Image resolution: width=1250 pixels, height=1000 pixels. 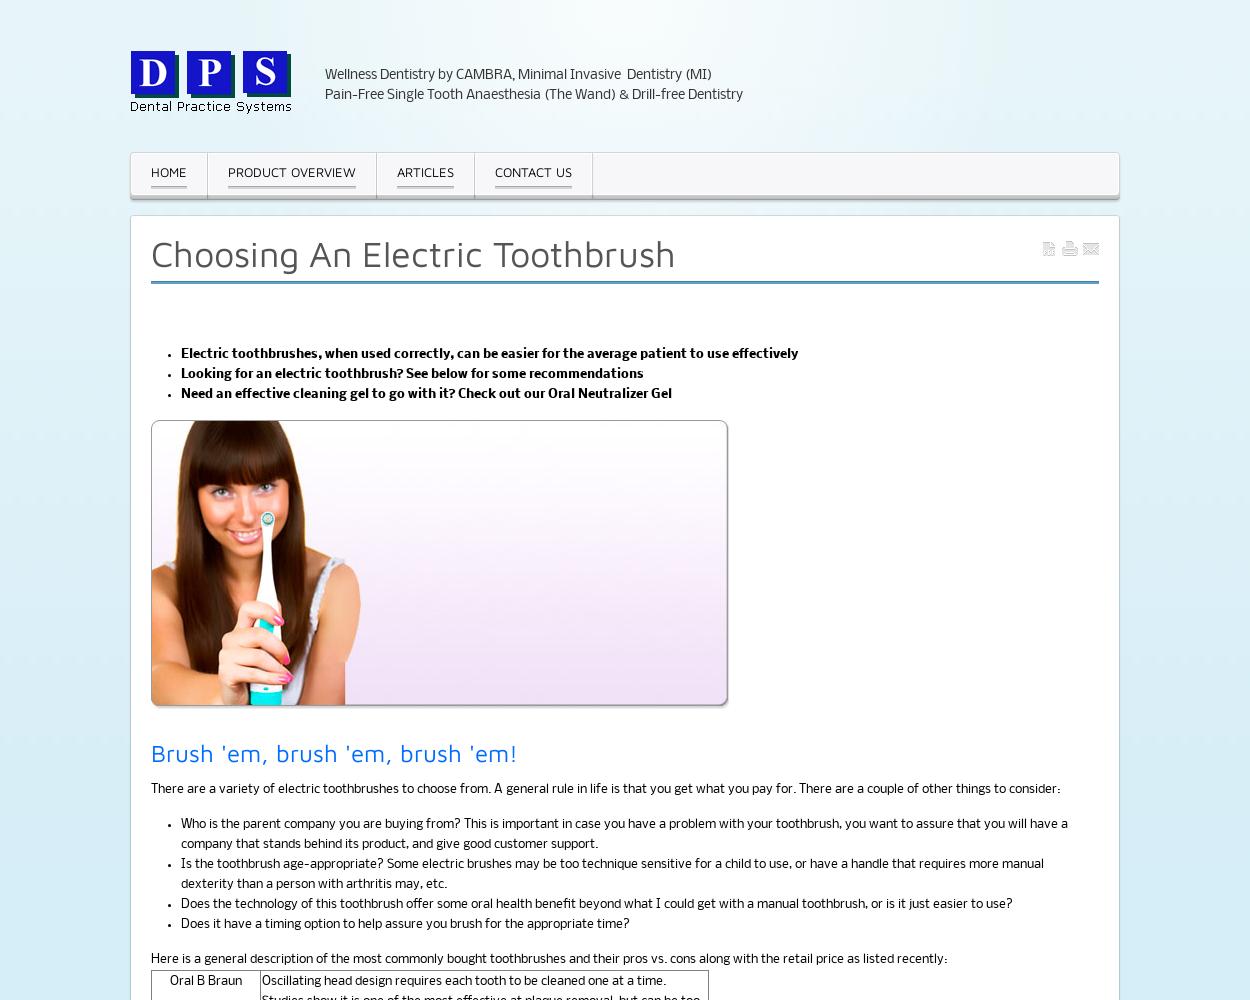 What do you see at coordinates (181, 353) in the screenshot?
I see `'Electric toothbrushes, when used correctly, can be easier for the average patient to use effectively'` at bounding box center [181, 353].